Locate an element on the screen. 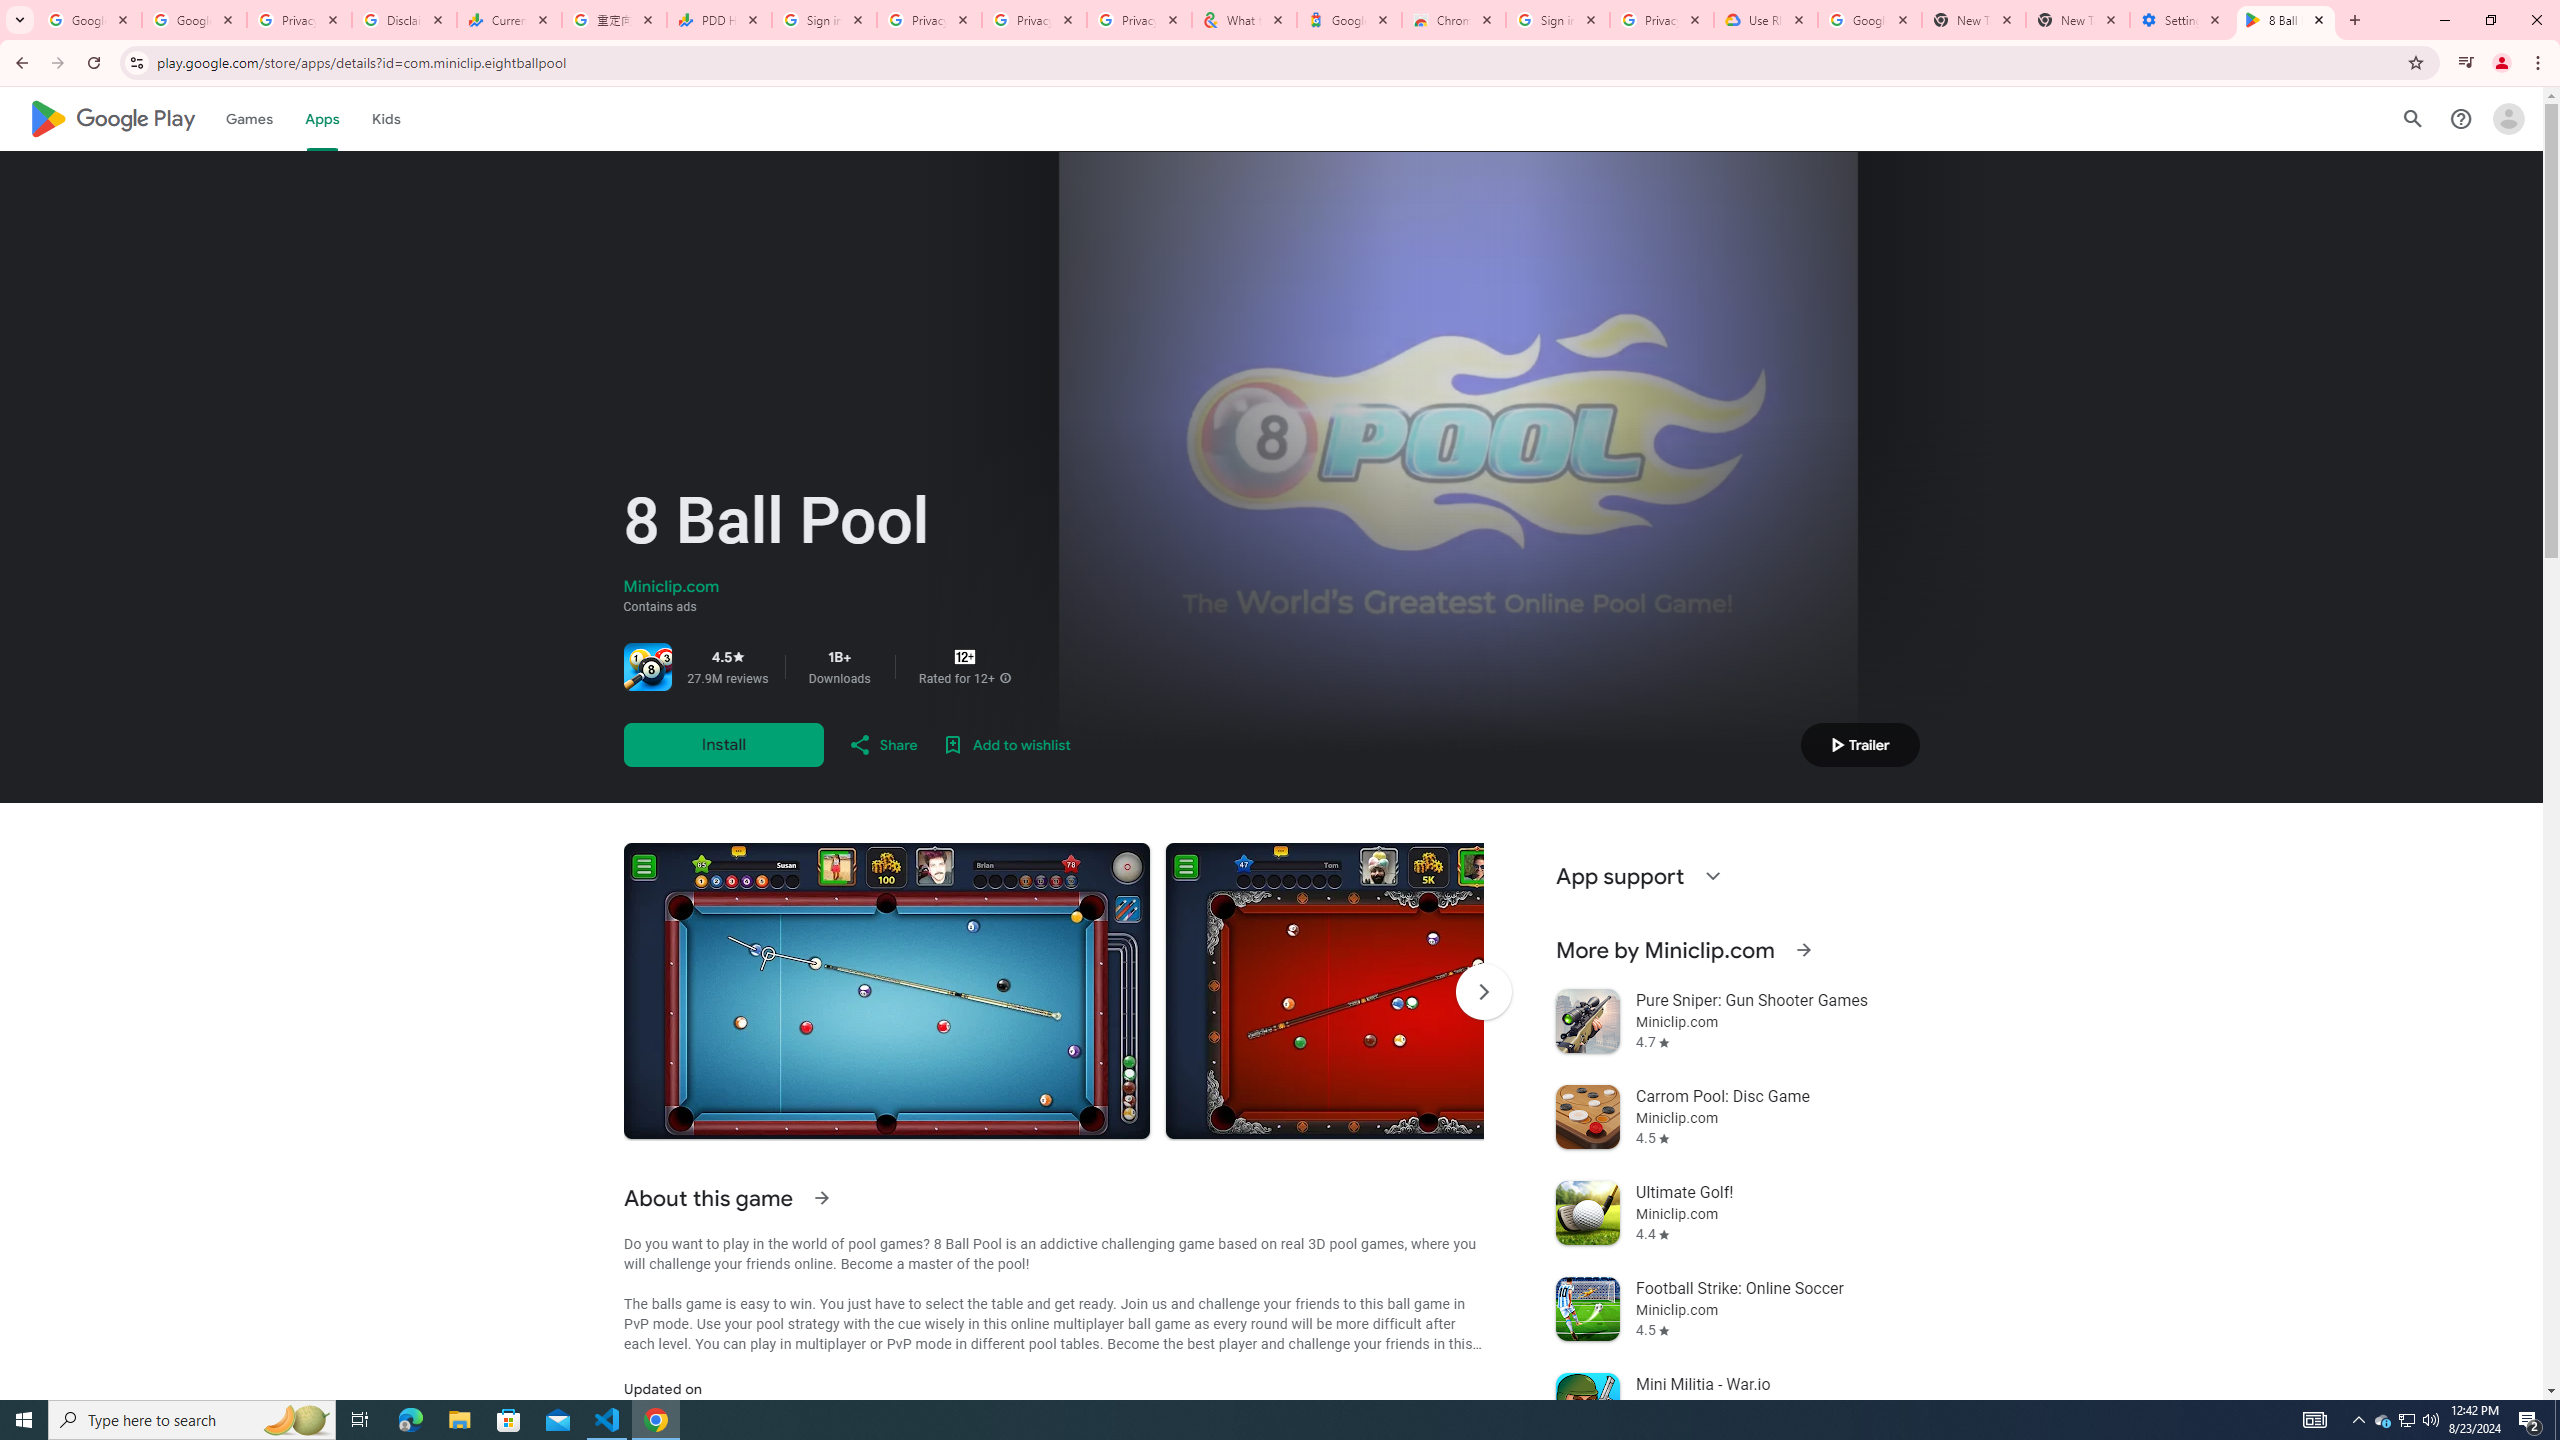  'Install' is located at coordinates (722, 744).